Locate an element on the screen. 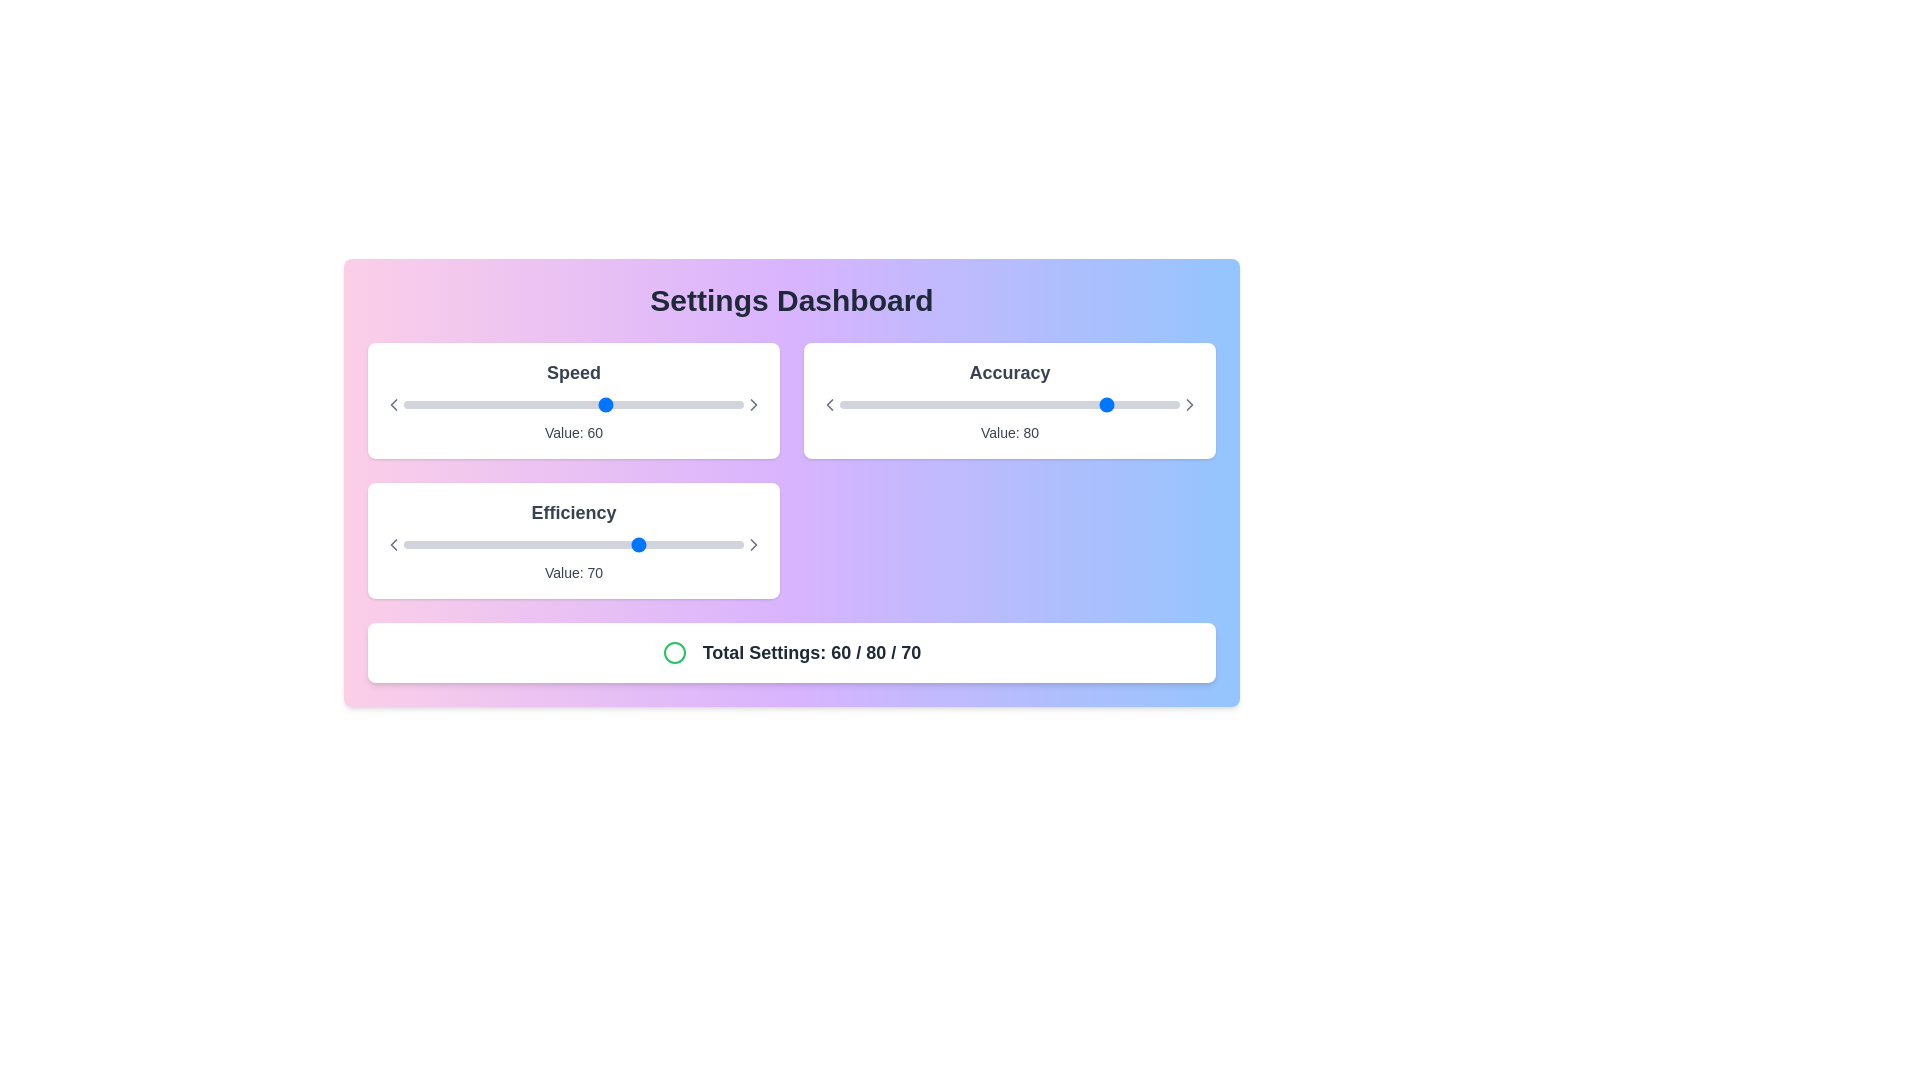  the accuracy slider is located at coordinates (910, 405).